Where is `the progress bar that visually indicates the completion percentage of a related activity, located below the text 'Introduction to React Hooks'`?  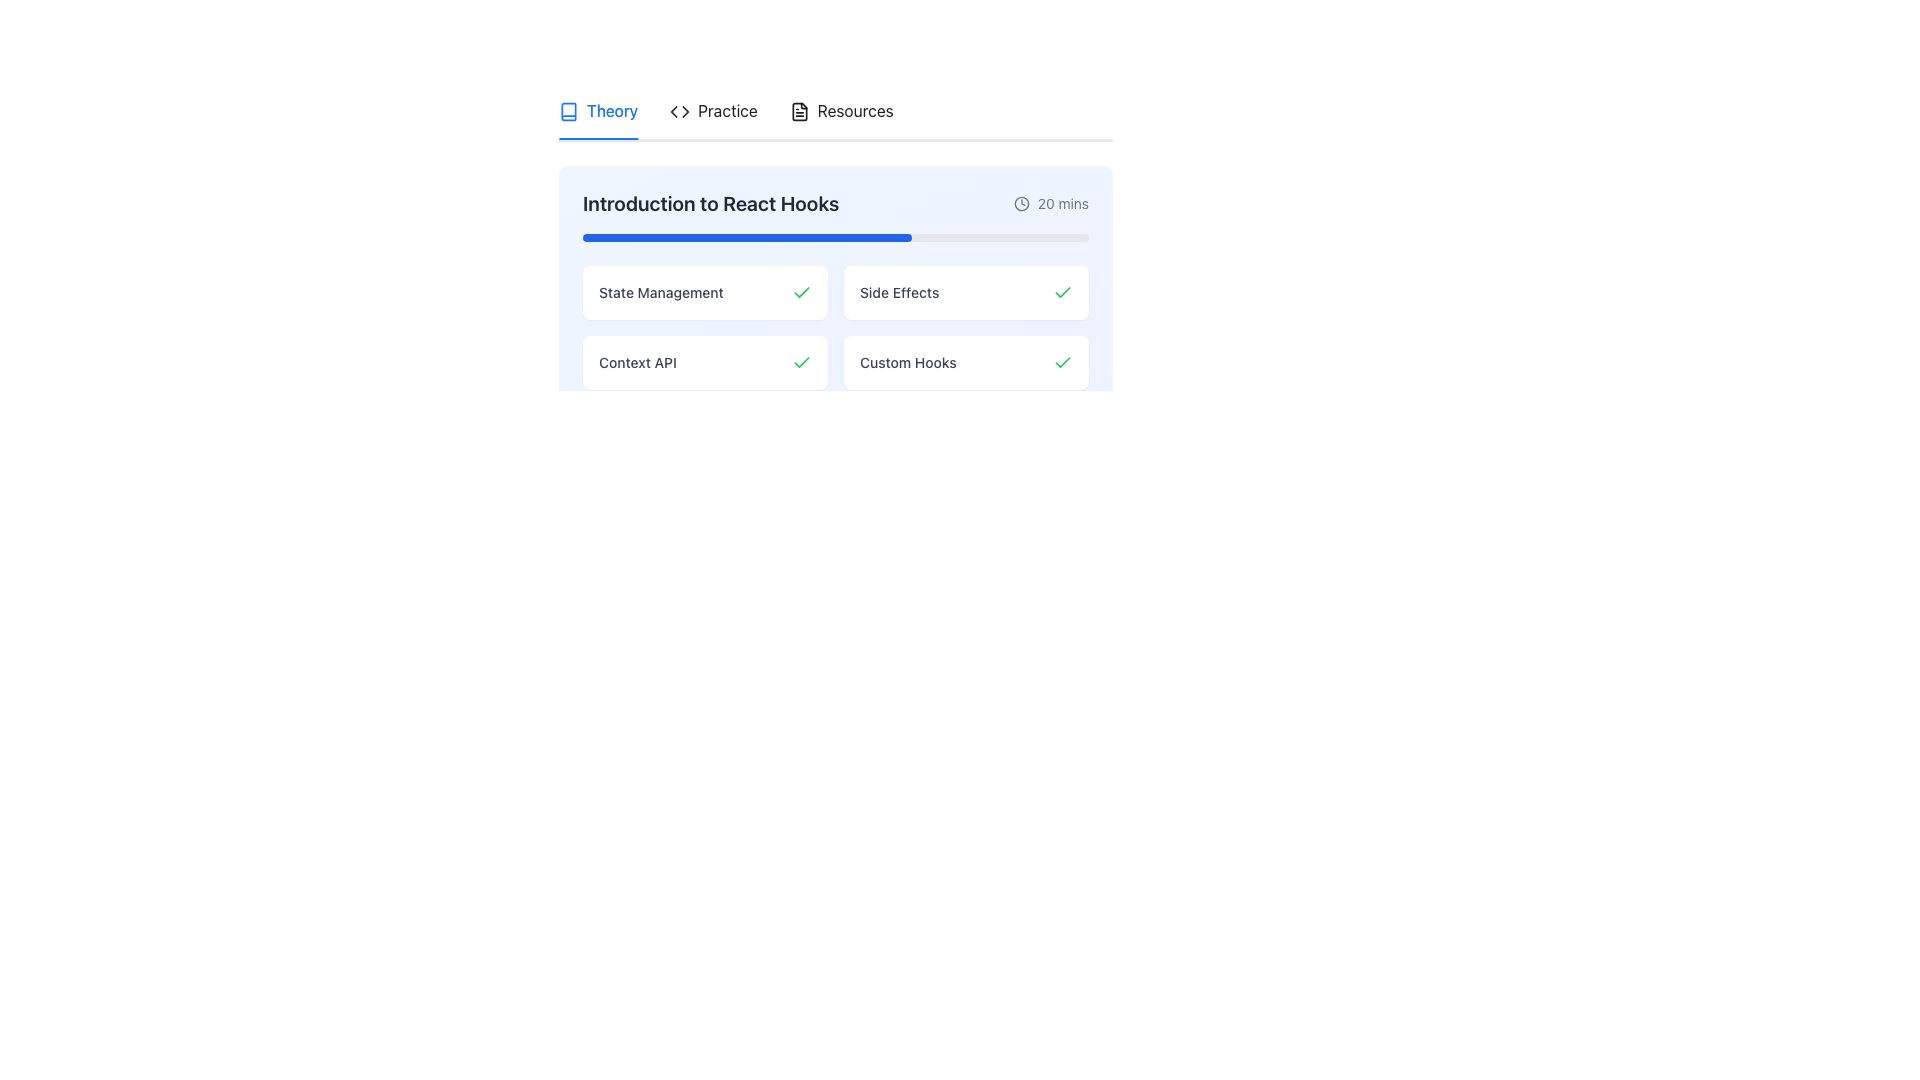
the progress bar that visually indicates the completion percentage of a related activity, located below the text 'Introduction to React Hooks' is located at coordinates (746, 237).